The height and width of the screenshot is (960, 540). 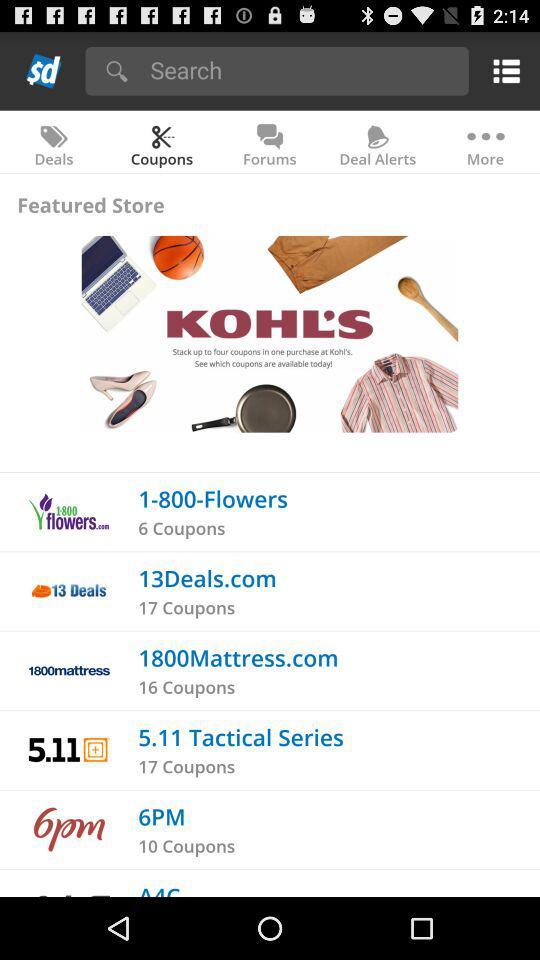 What do you see at coordinates (212, 497) in the screenshot?
I see `the 1-800-flowers app` at bounding box center [212, 497].